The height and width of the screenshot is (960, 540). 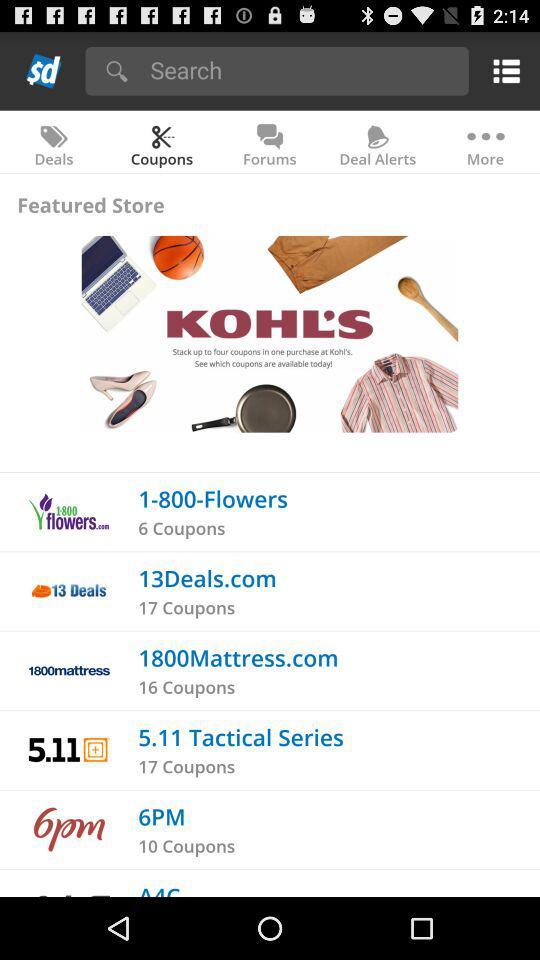 What do you see at coordinates (212, 497) in the screenshot?
I see `the 1-800-flowers app` at bounding box center [212, 497].